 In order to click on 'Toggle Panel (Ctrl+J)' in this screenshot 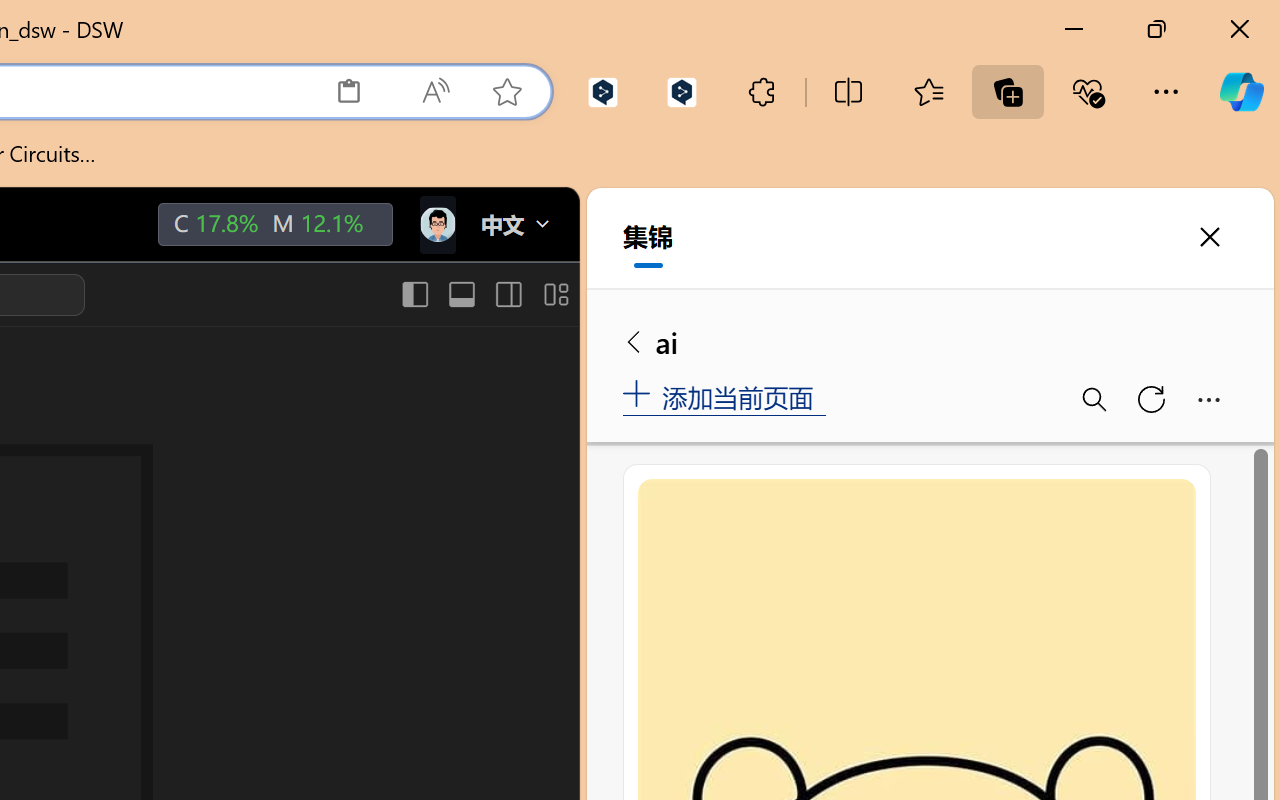, I will do `click(460, 294)`.